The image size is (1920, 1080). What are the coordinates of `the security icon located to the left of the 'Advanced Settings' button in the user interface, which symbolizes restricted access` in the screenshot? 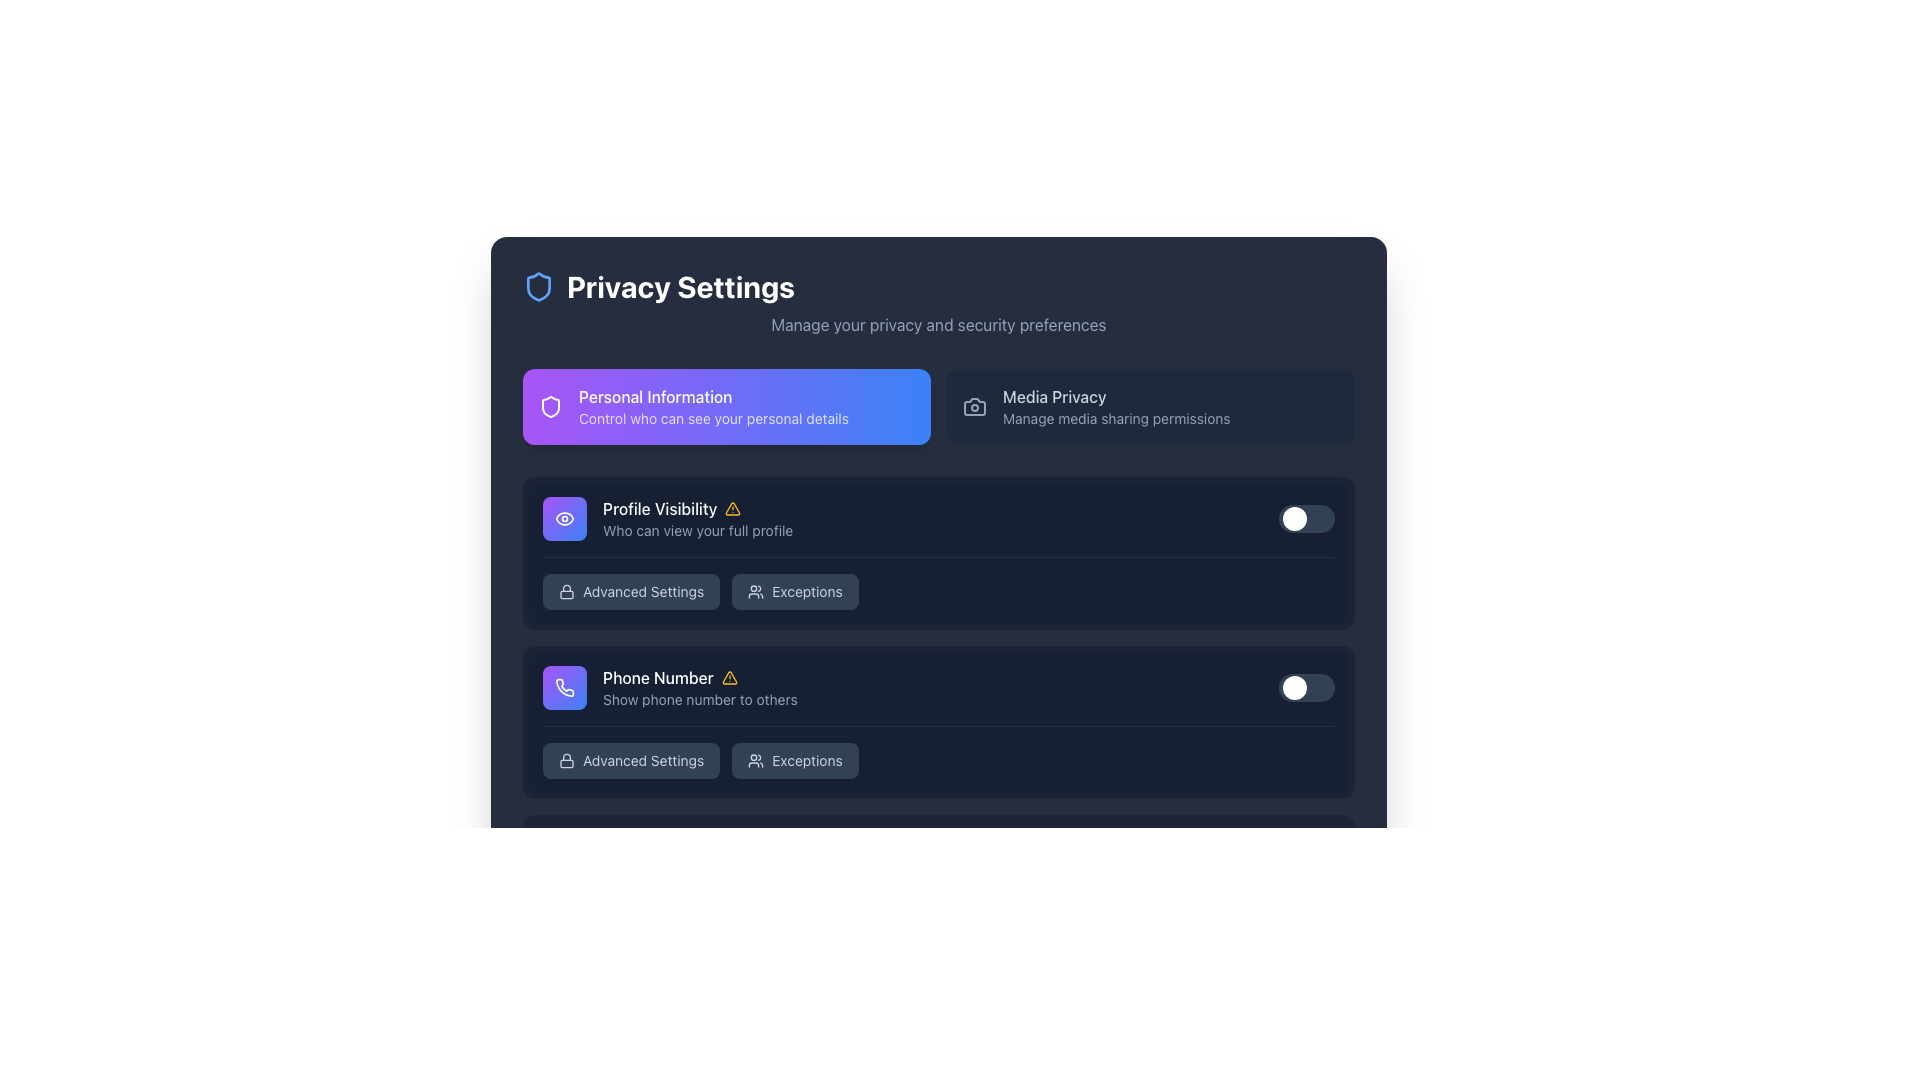 It's located at (565, 760).